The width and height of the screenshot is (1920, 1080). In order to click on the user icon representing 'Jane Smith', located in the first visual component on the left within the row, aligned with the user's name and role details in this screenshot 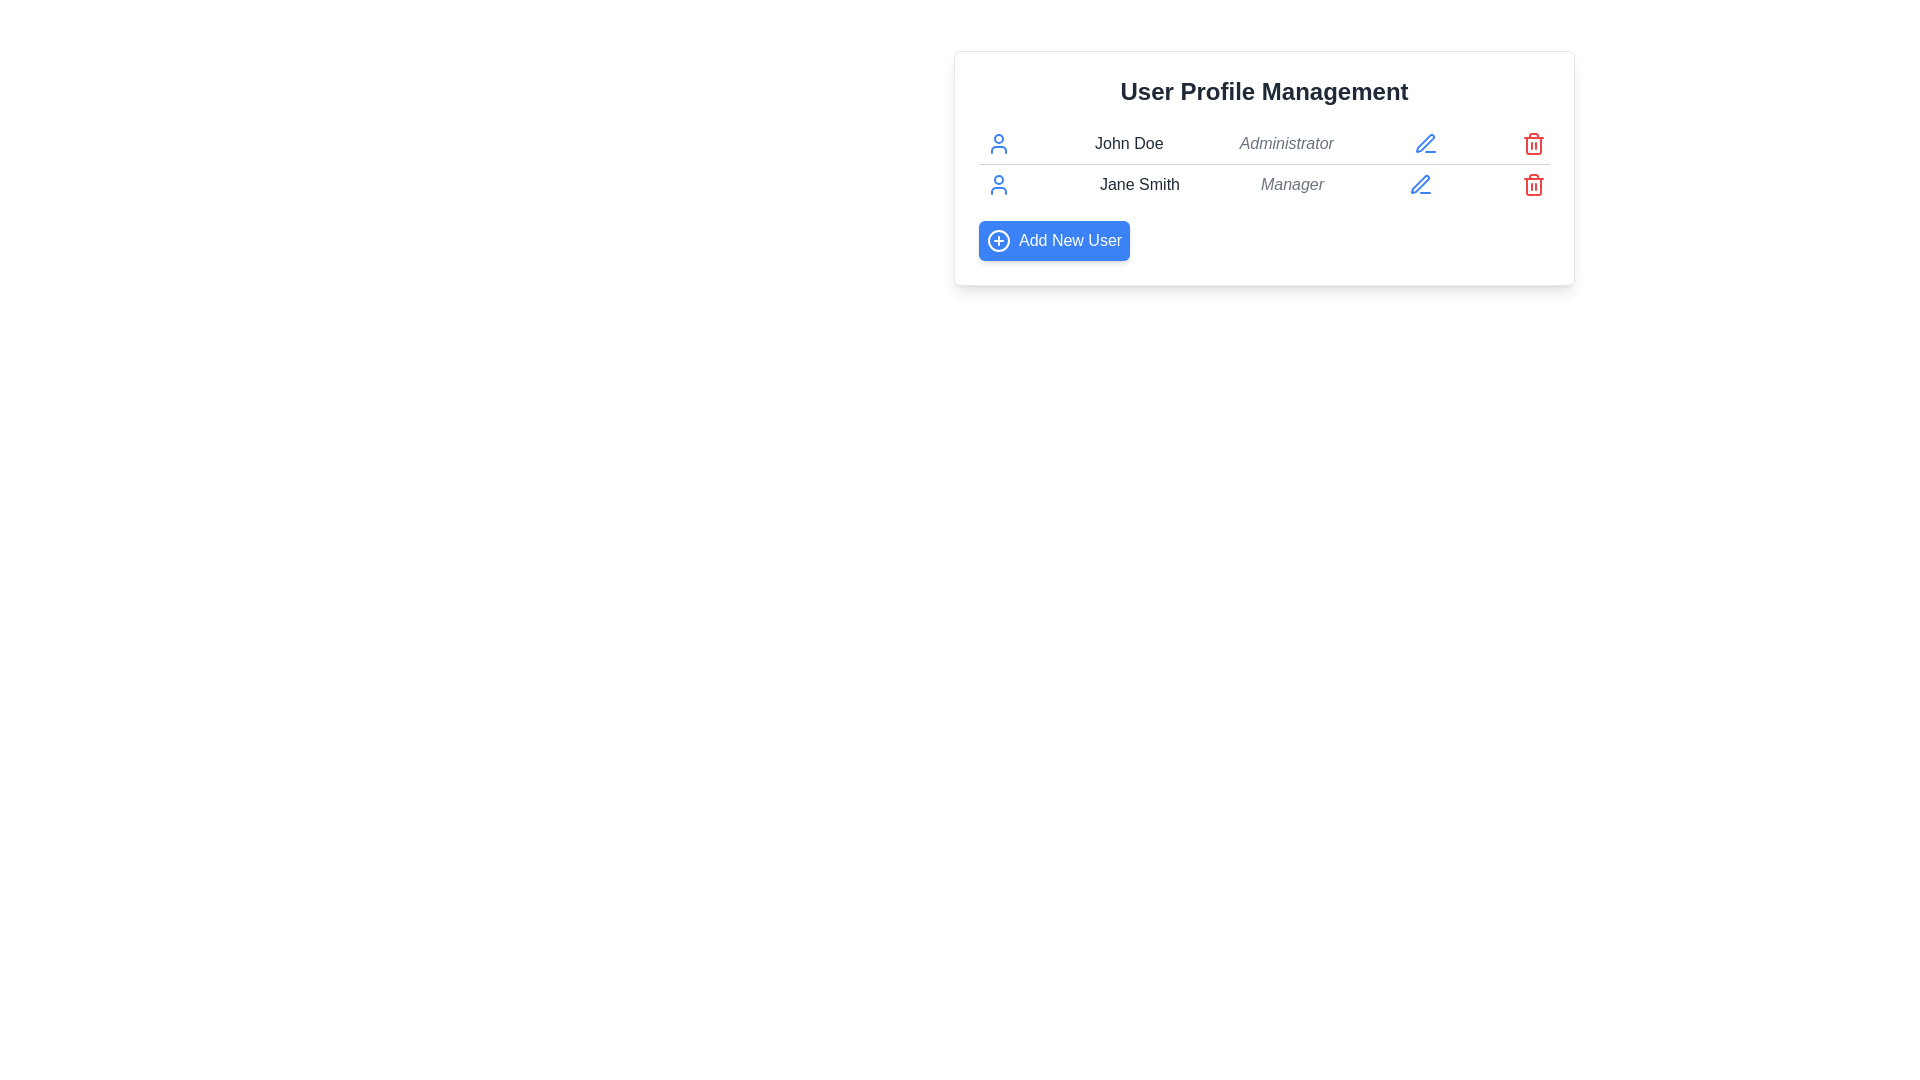, I will do `click(998, 185)`.